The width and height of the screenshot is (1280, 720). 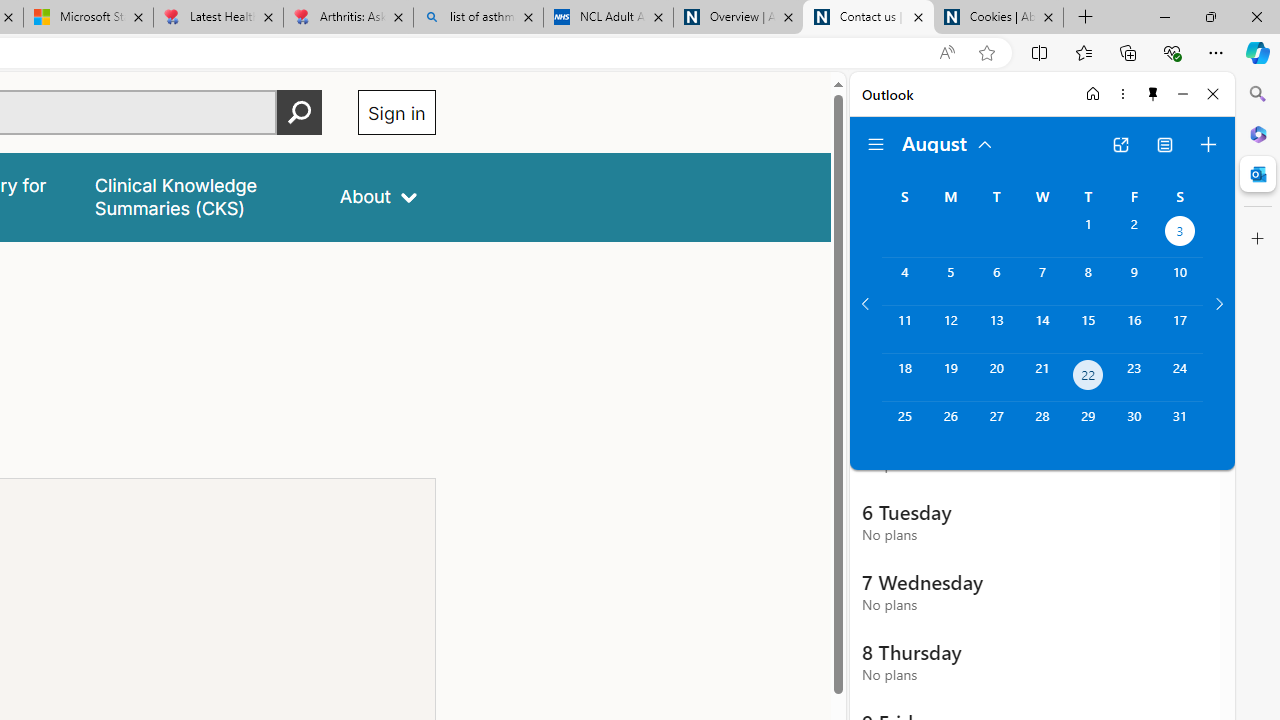 I want to click on 'Tuesday, August 20, 2024. ', so click(x=996, y=377).